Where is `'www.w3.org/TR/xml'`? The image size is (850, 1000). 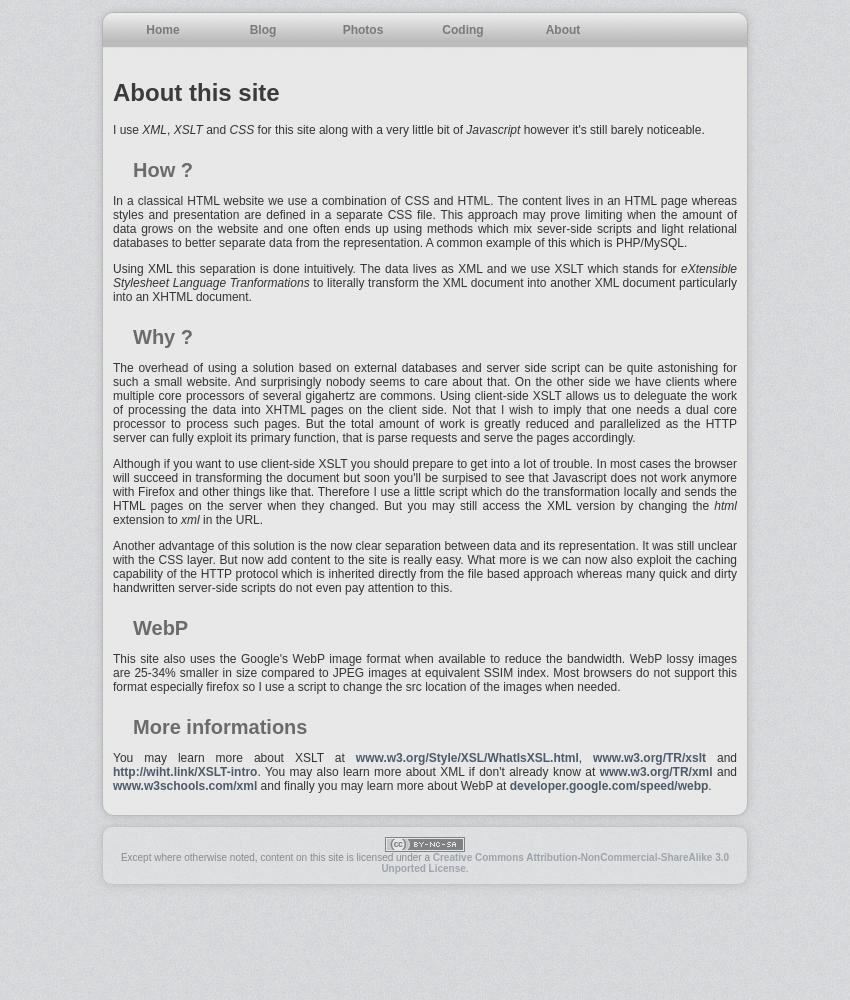 'www.w3.org/TR/xml' is located at coordinates (655, 772).